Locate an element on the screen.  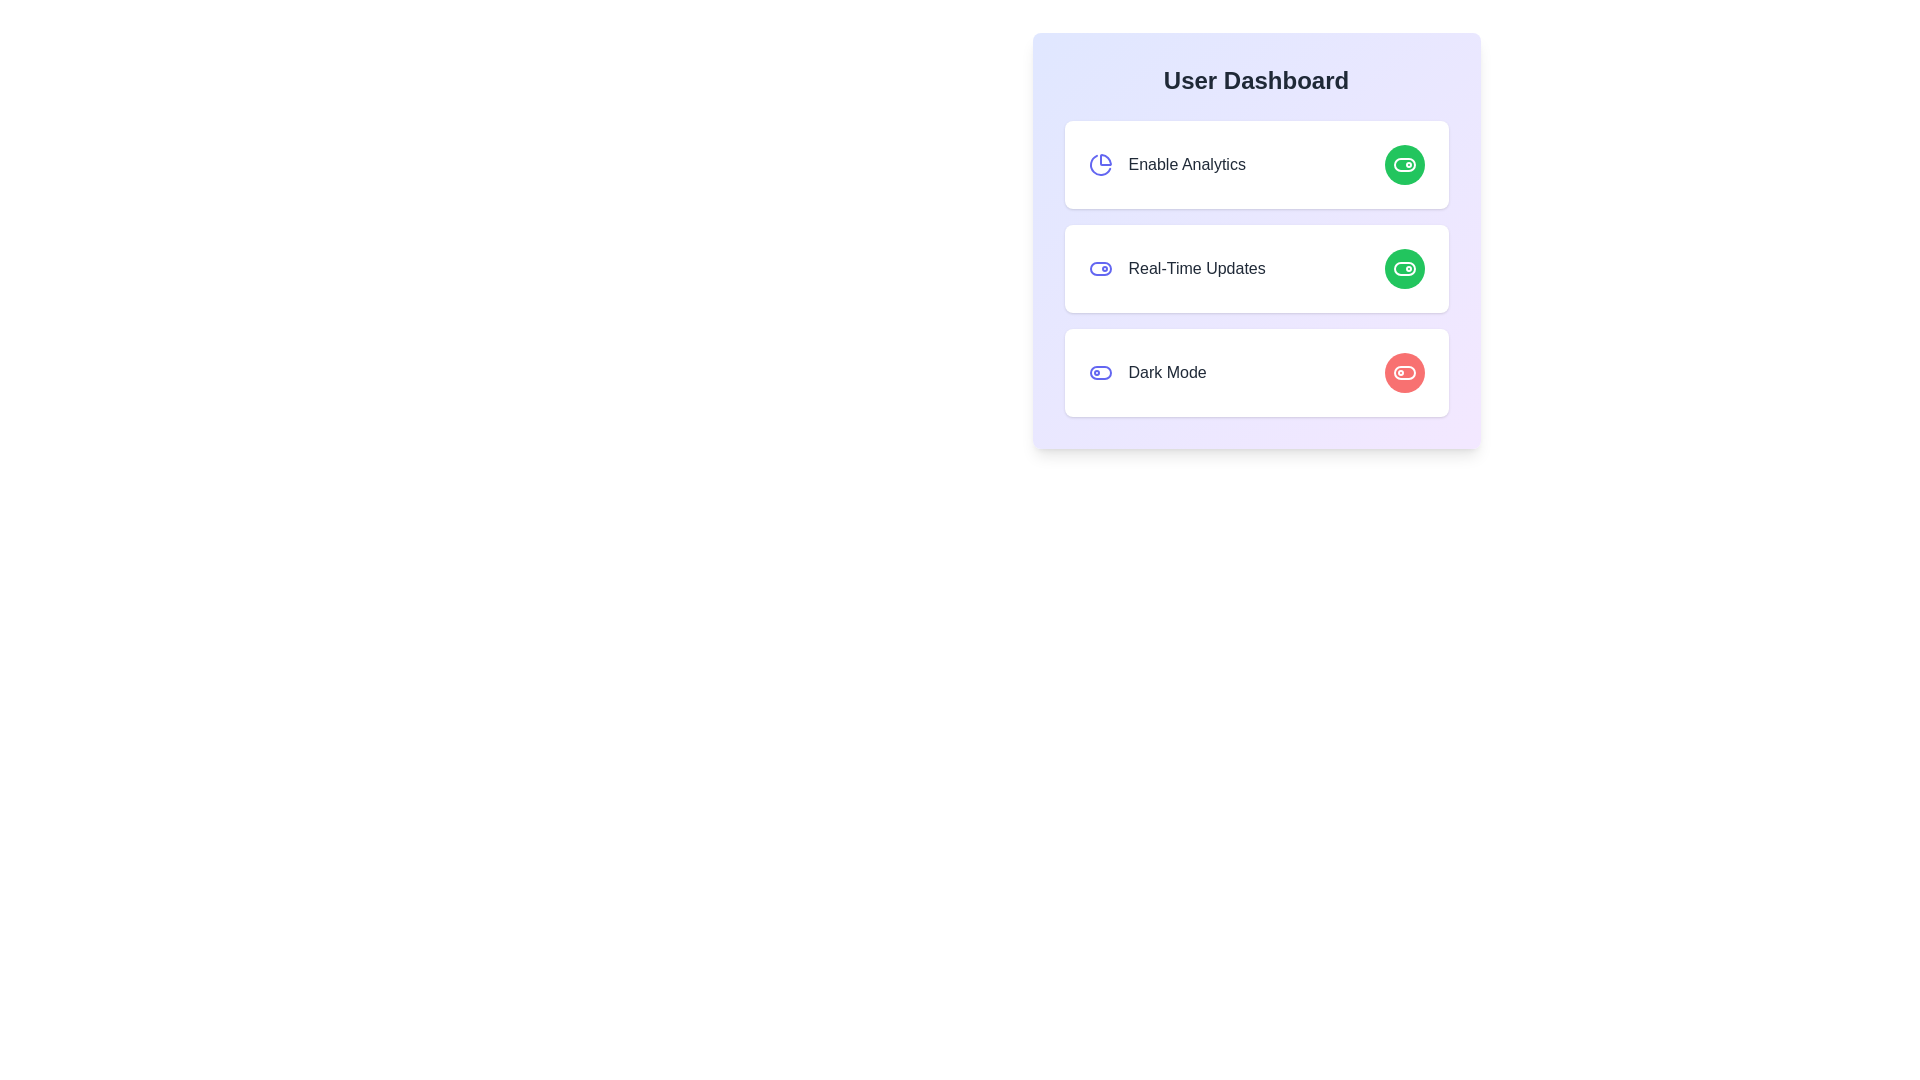
the circular red toggle button located to the right of the 'Dark Mode' text is located at coordinates (1403, 373).